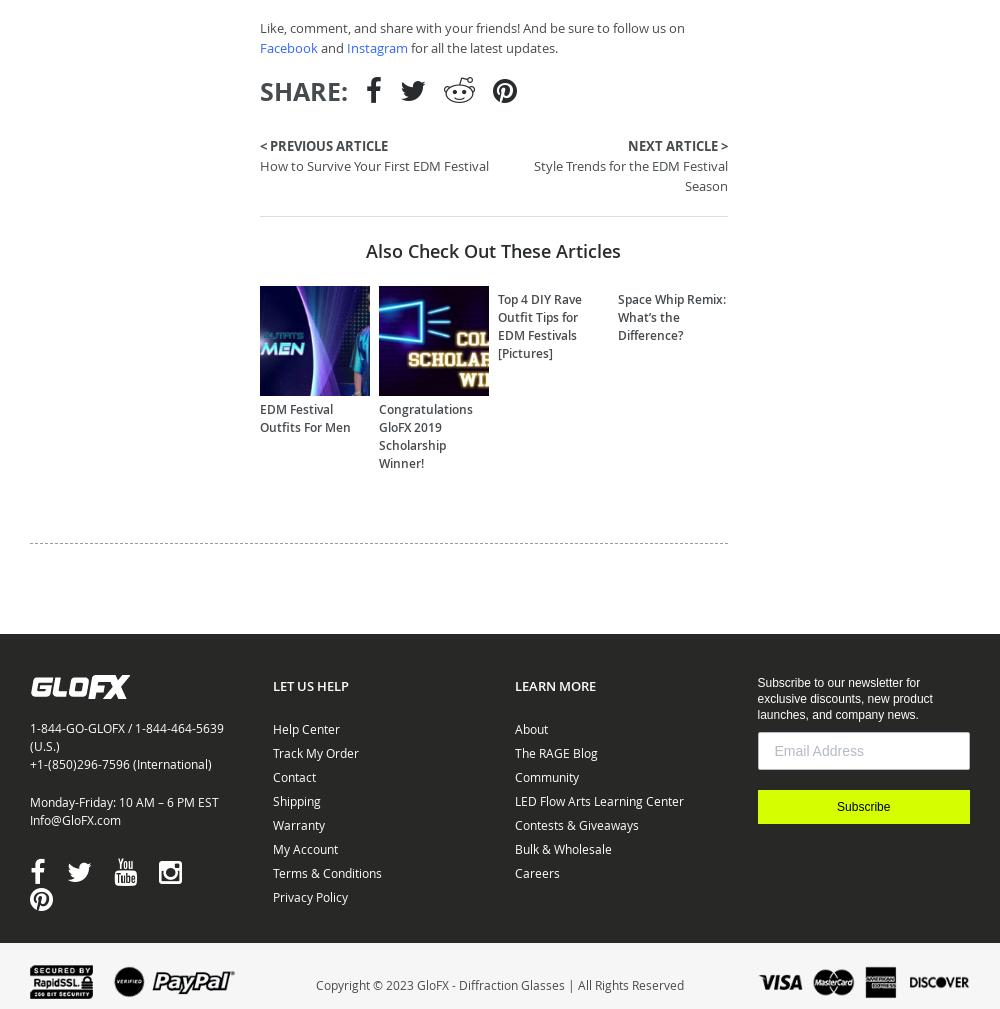 Image resolution: width=1000 pixels, height=1009 pixels. What do you see at coordinates (757, 698) in the screenshot?
I see `'Subscribe to our newsletter for exclusive discounts, new product launches, and company news.'` at bounding box center [757, 698].